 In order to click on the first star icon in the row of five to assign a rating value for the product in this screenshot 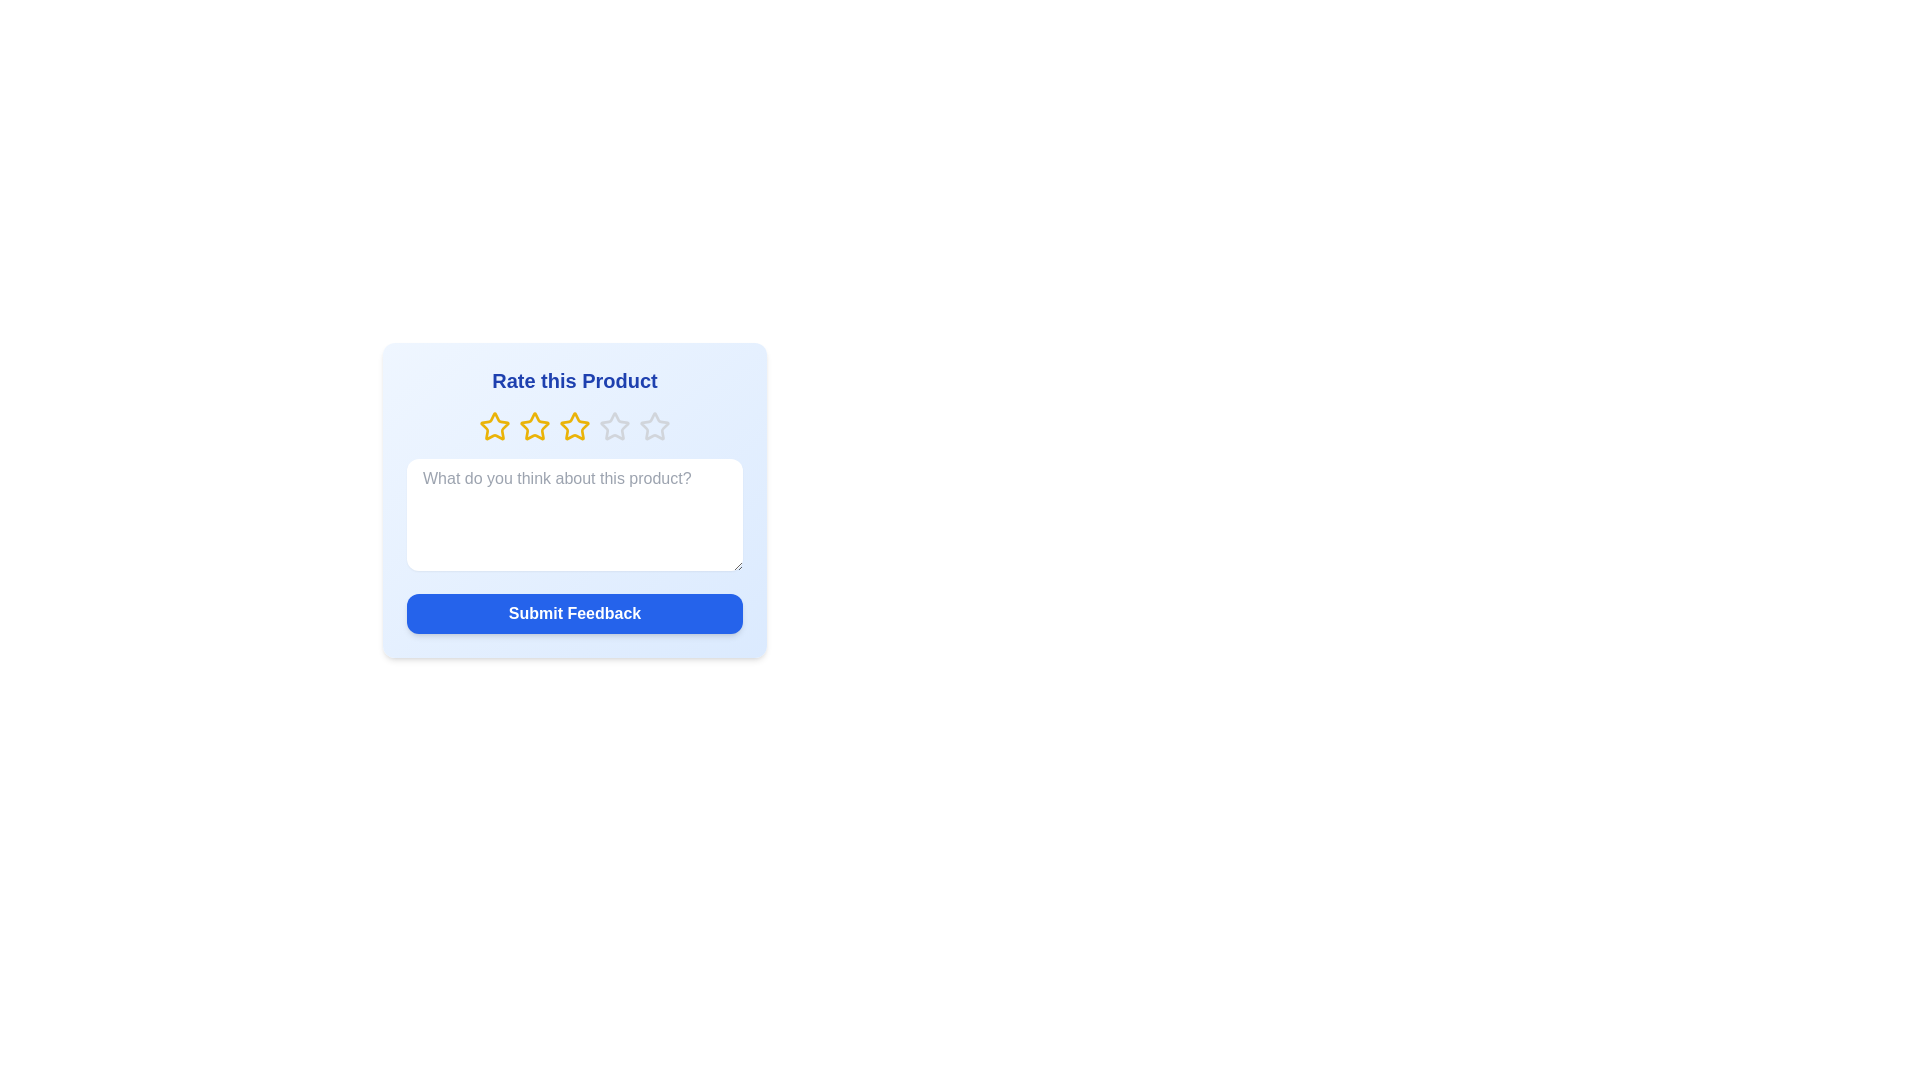, I will do `click(494, 425)`.